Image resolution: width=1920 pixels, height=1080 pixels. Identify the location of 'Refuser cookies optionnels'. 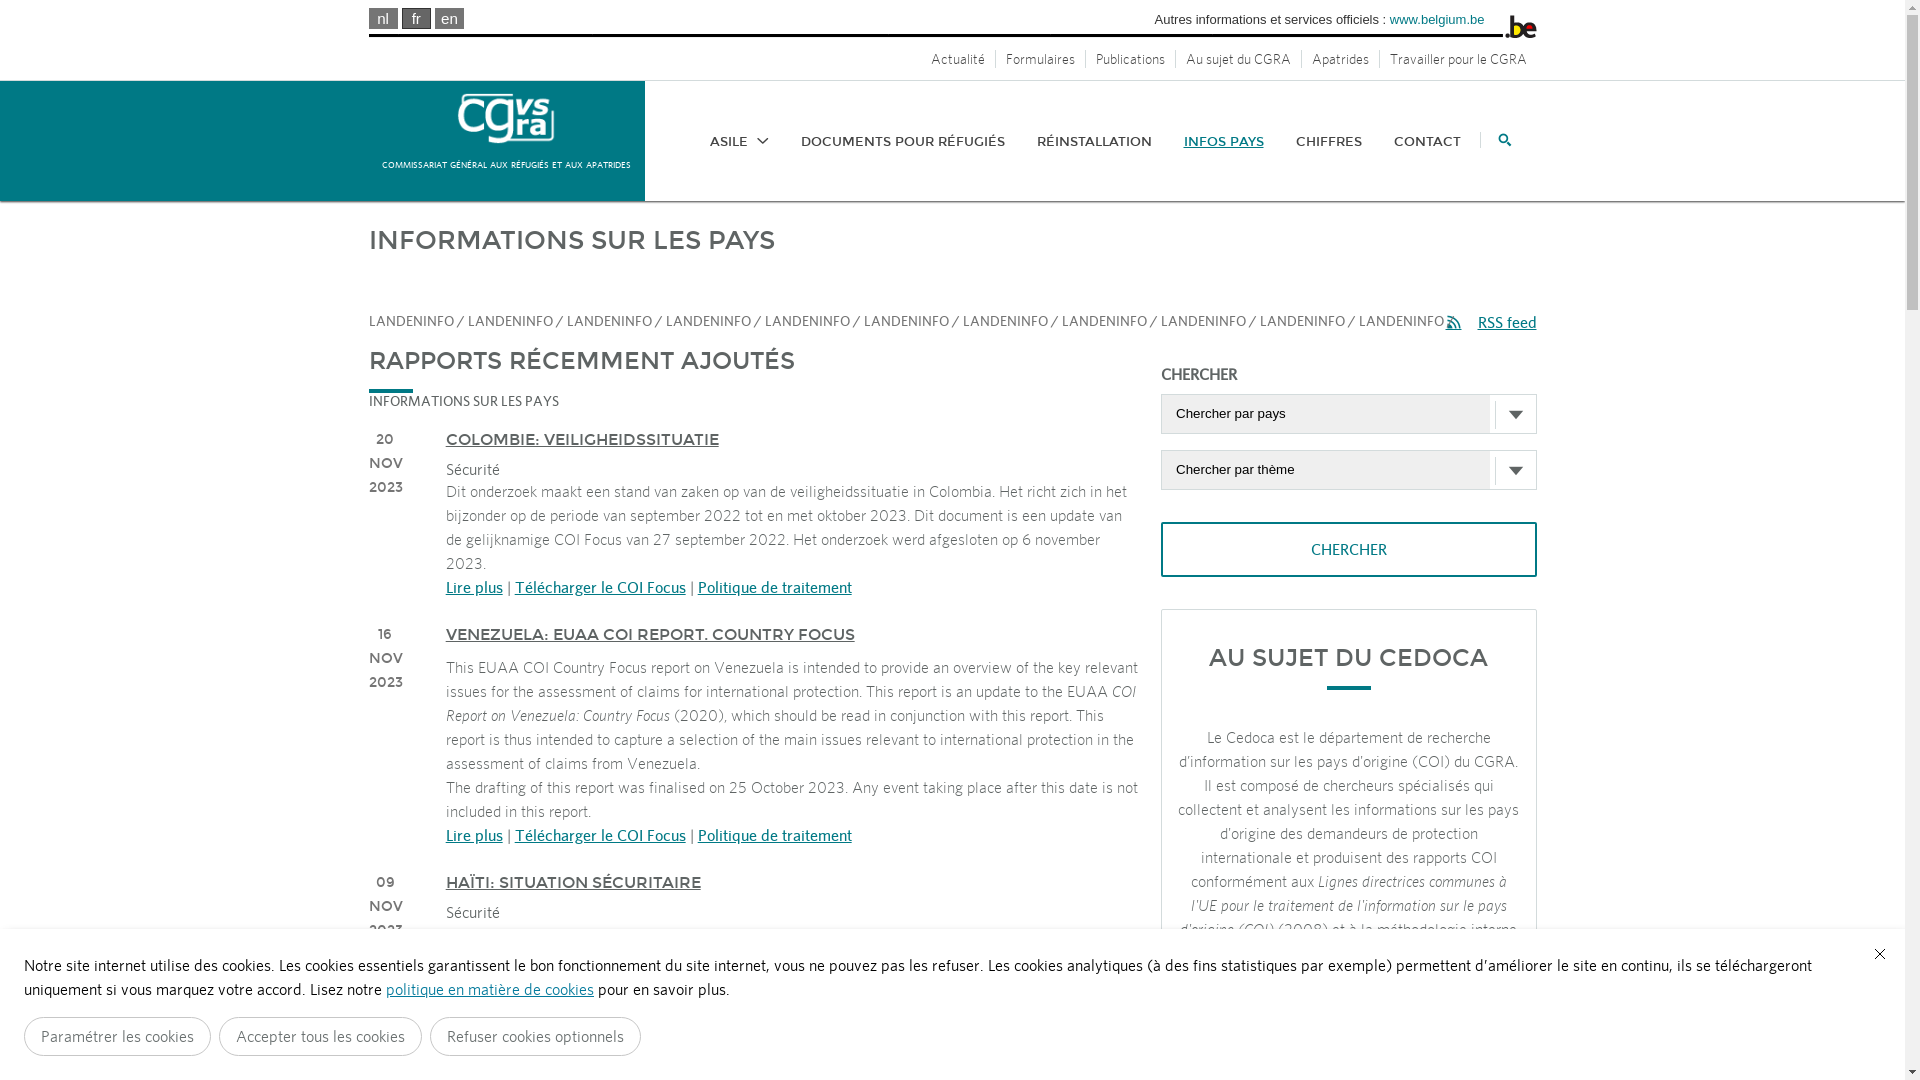
(535, 1035).